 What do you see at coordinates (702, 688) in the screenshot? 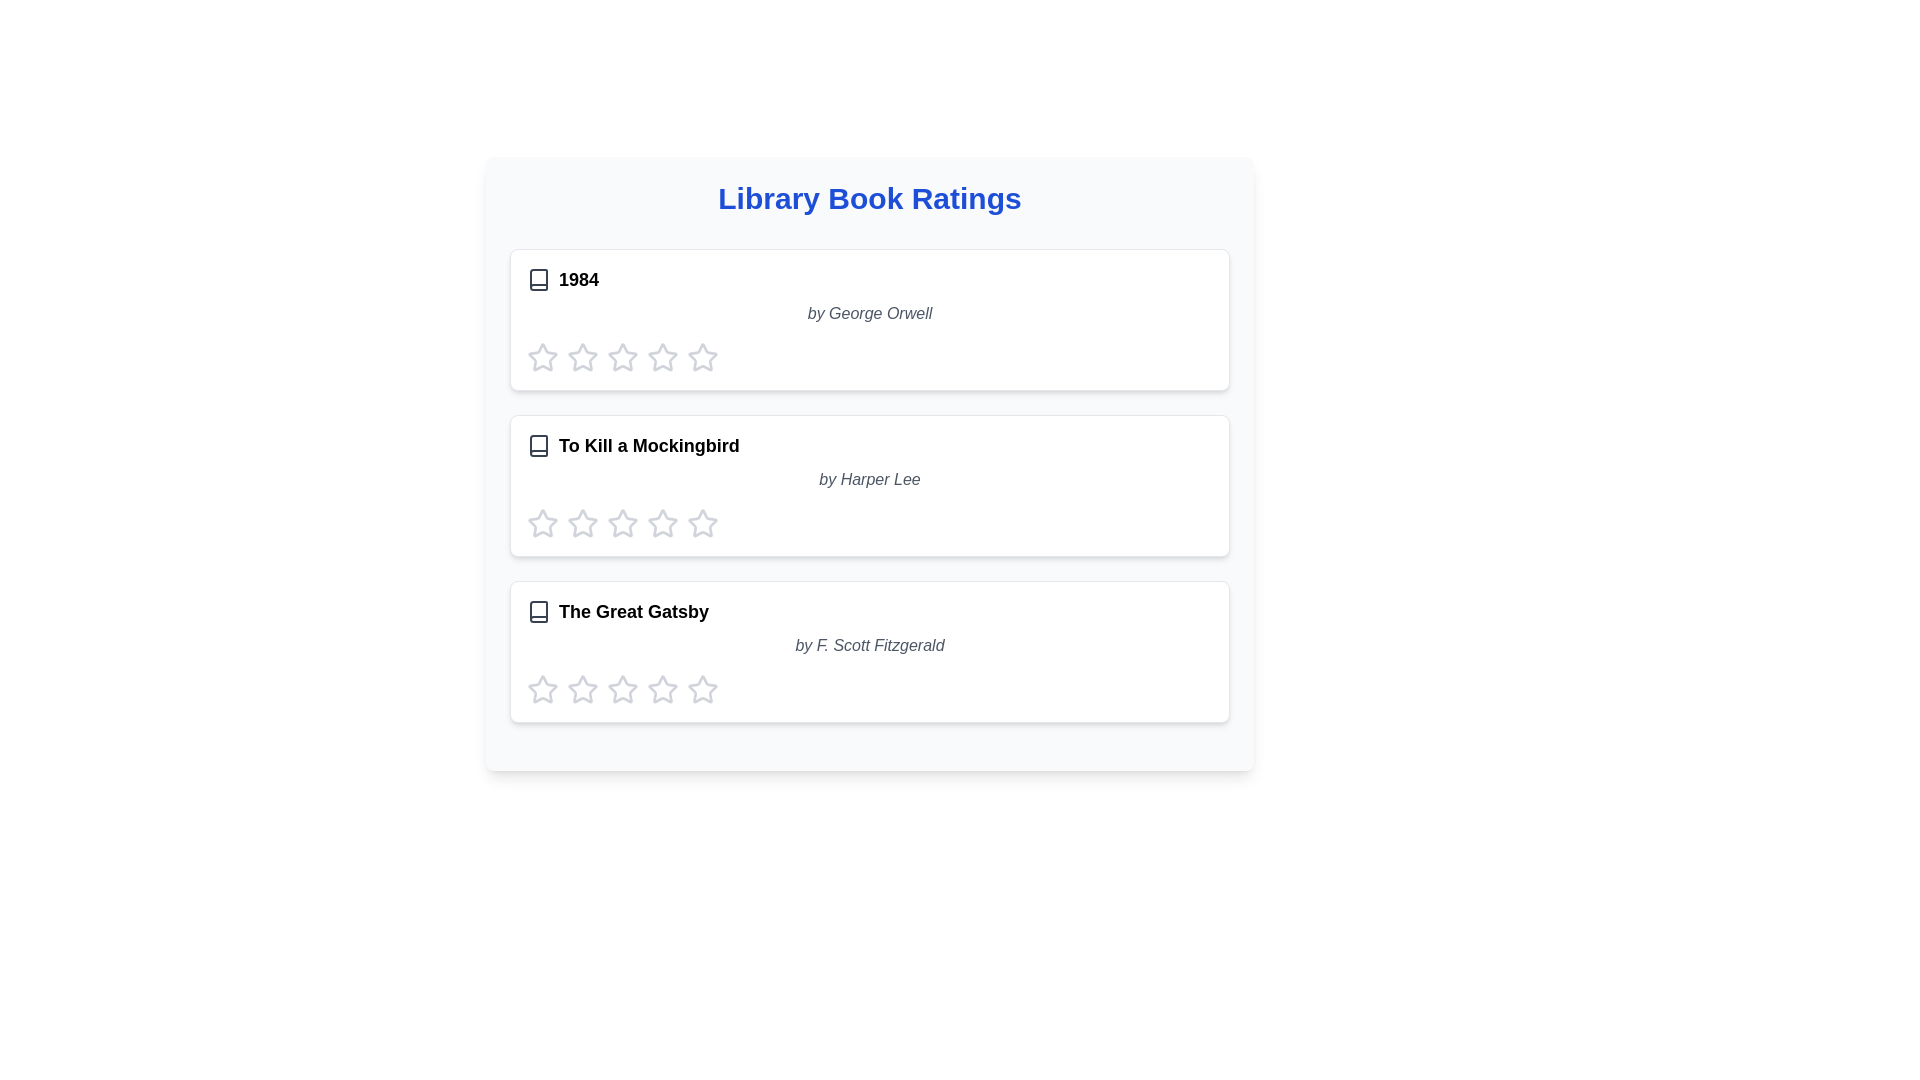
I see `the fourth star rating icon` at bounding box center [702, 688].